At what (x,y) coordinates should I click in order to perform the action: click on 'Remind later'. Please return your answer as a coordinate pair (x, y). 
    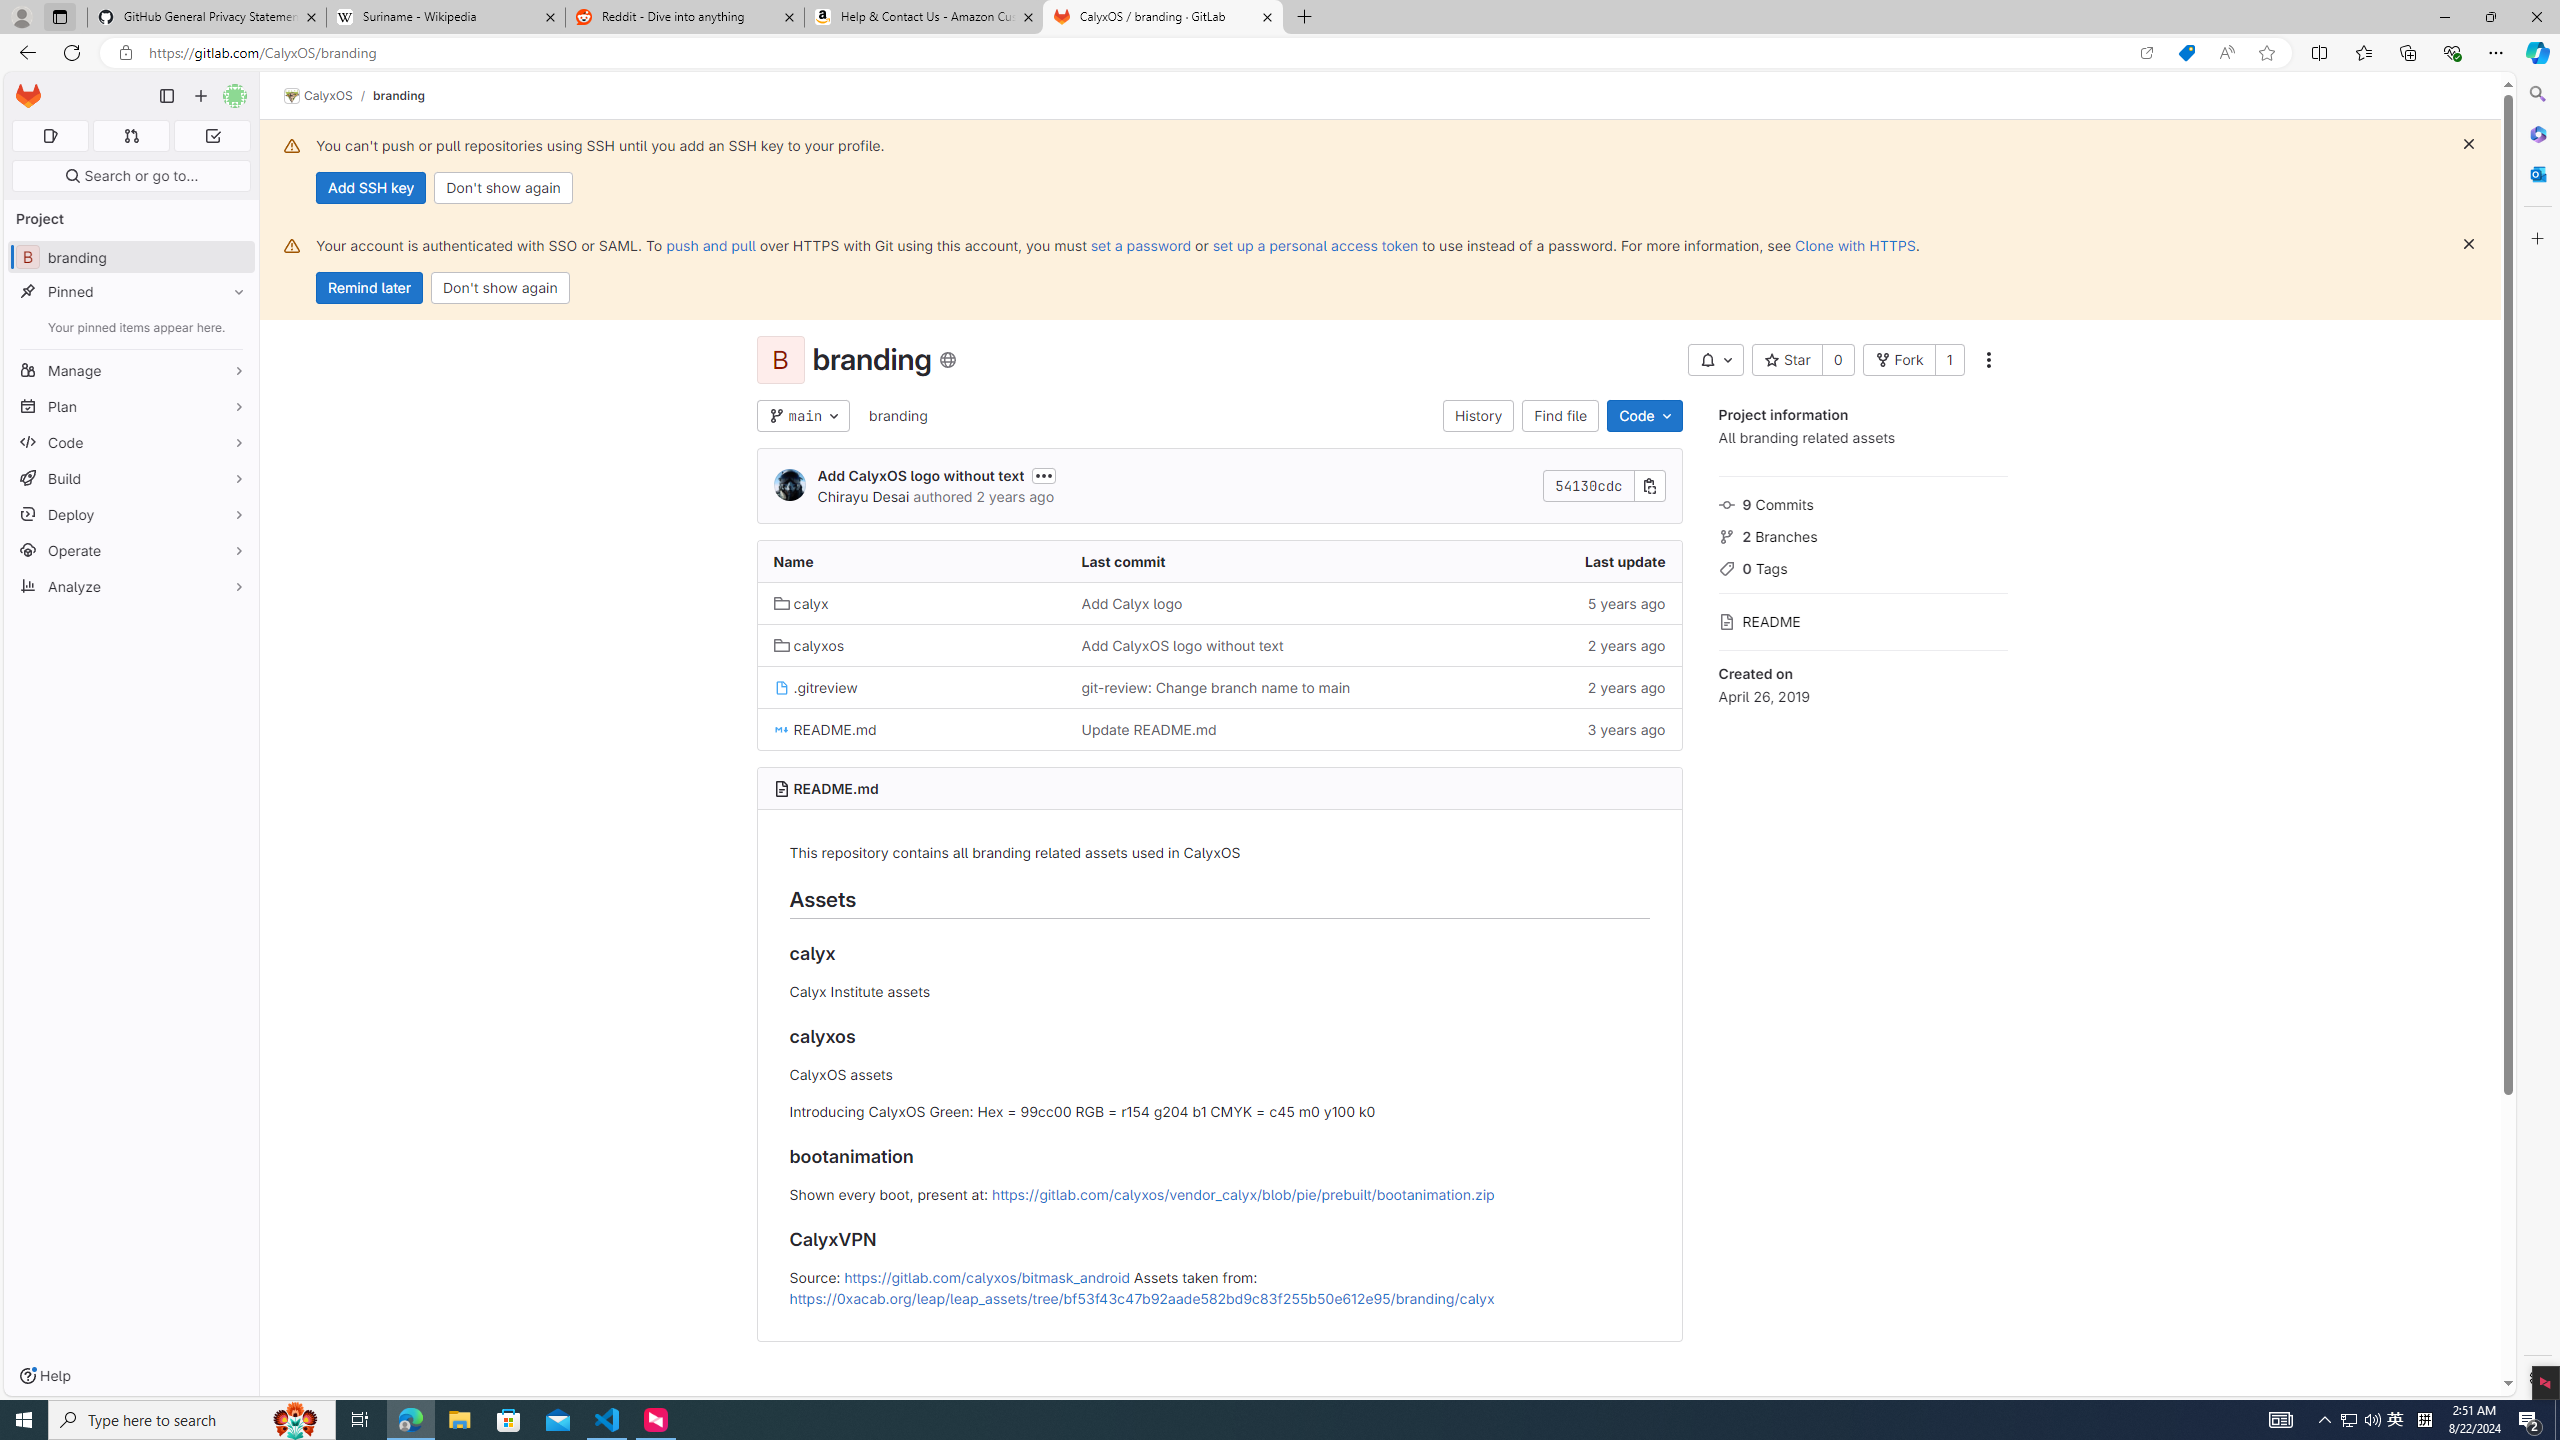
    Looking at the image, I should click on (368, 287).